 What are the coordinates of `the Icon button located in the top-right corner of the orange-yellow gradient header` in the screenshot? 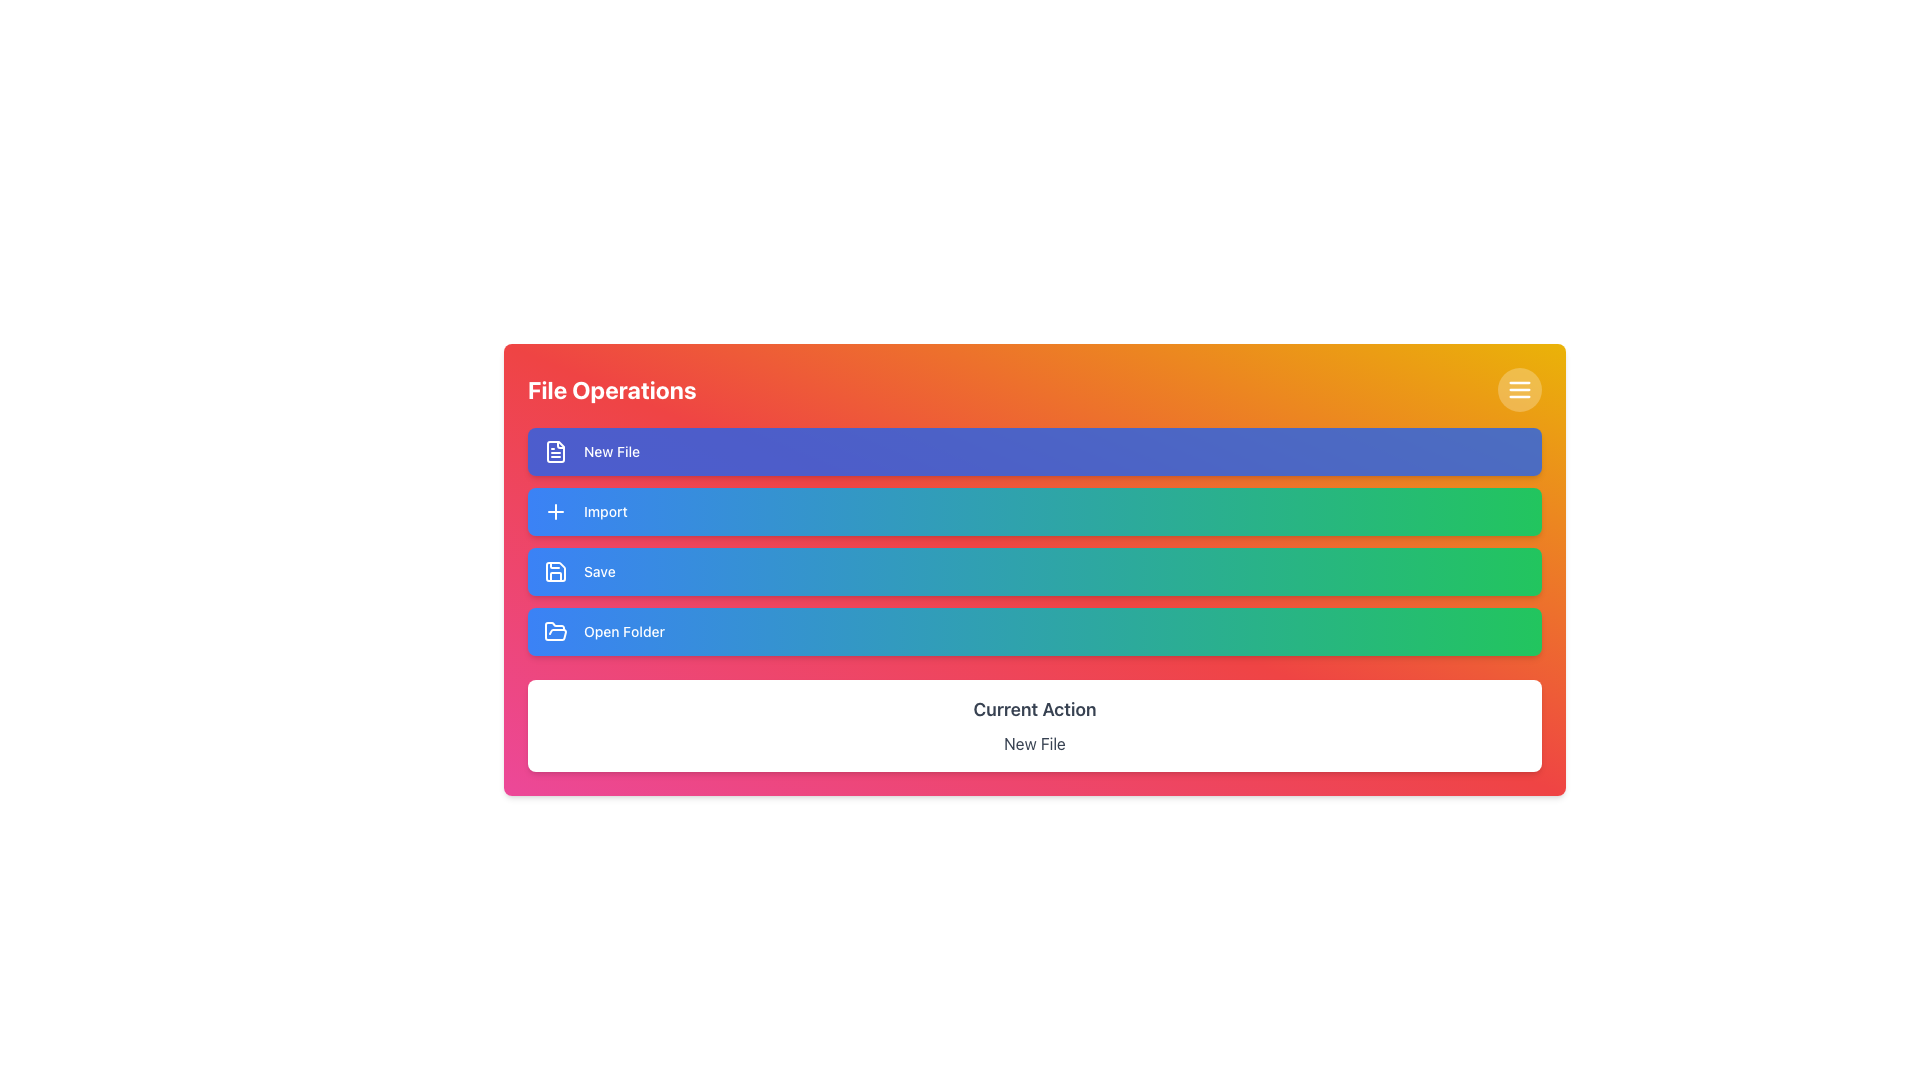 It's located at (1520, 389).